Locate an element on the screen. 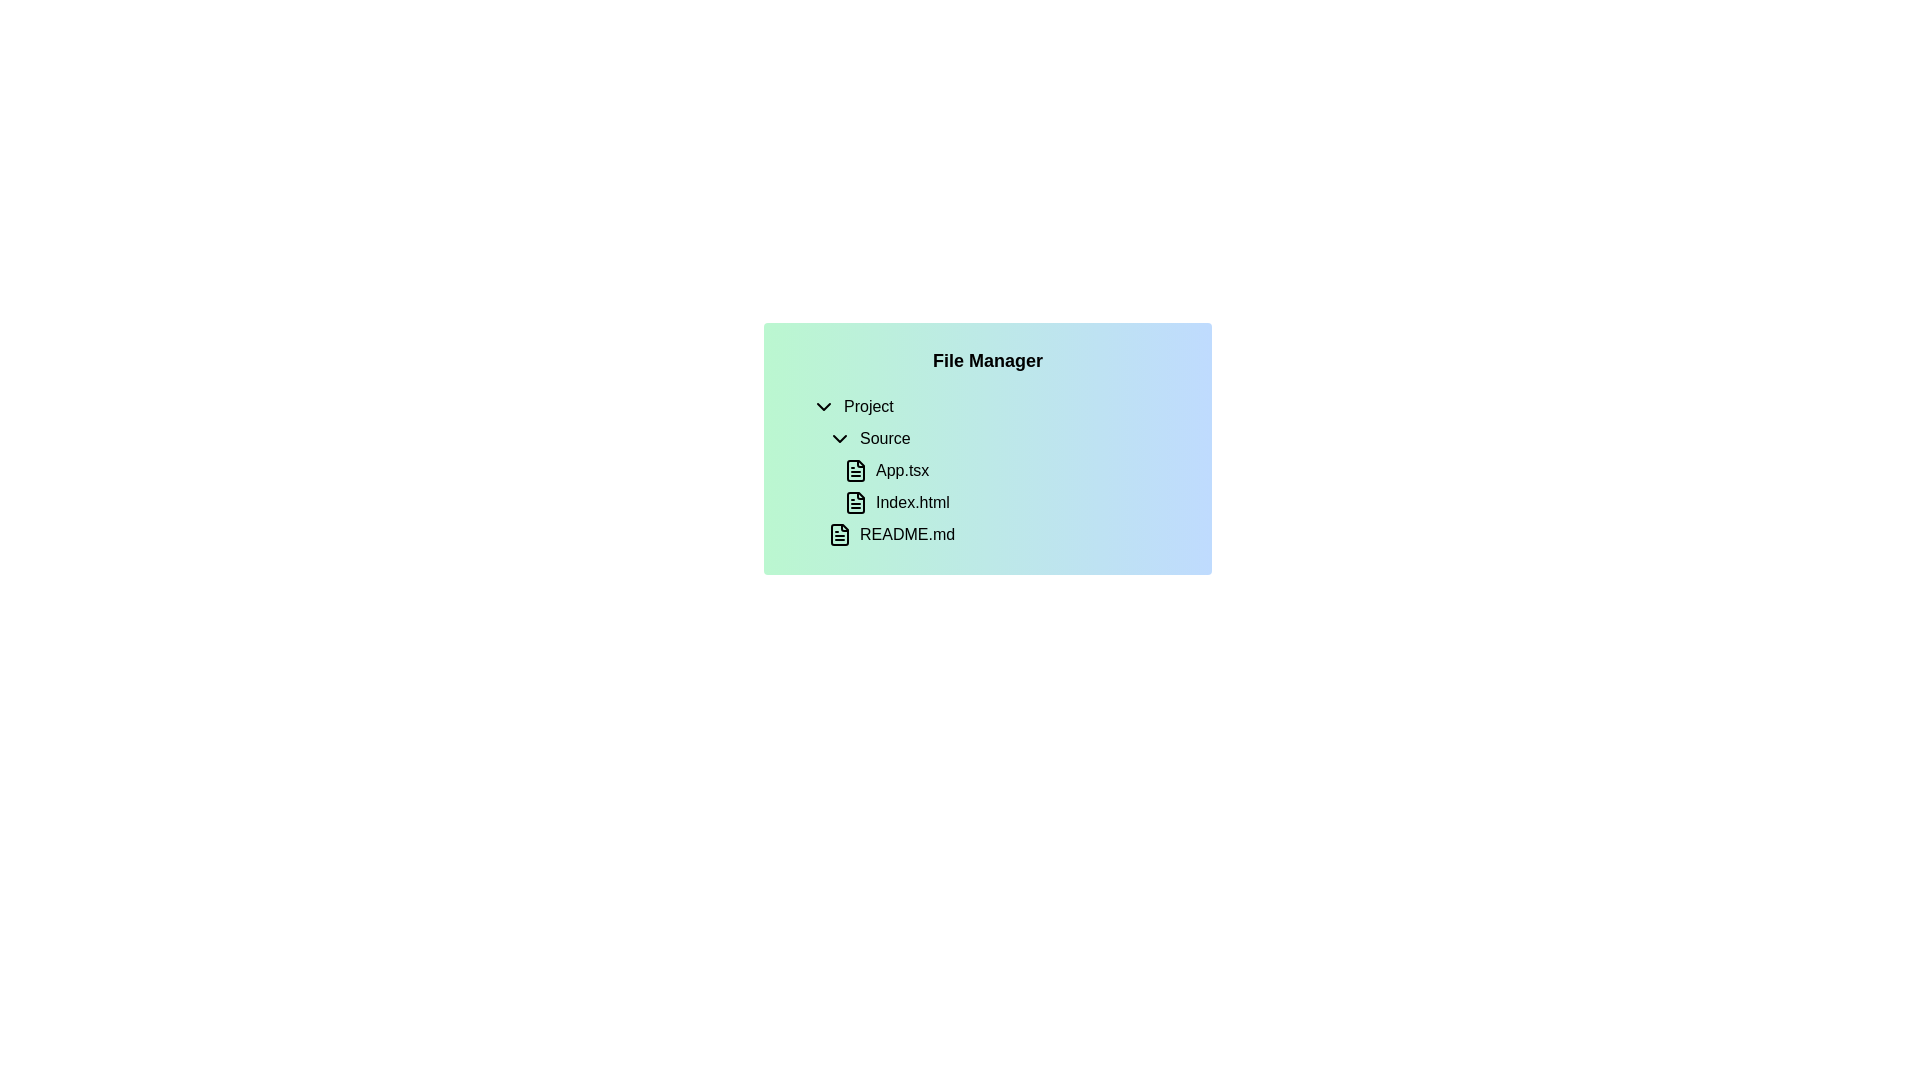 Image resolution: width=1920 pixels, height=1080 pixels. the chevron icon next to the 'Source' label is located at coordinates (840, 438).